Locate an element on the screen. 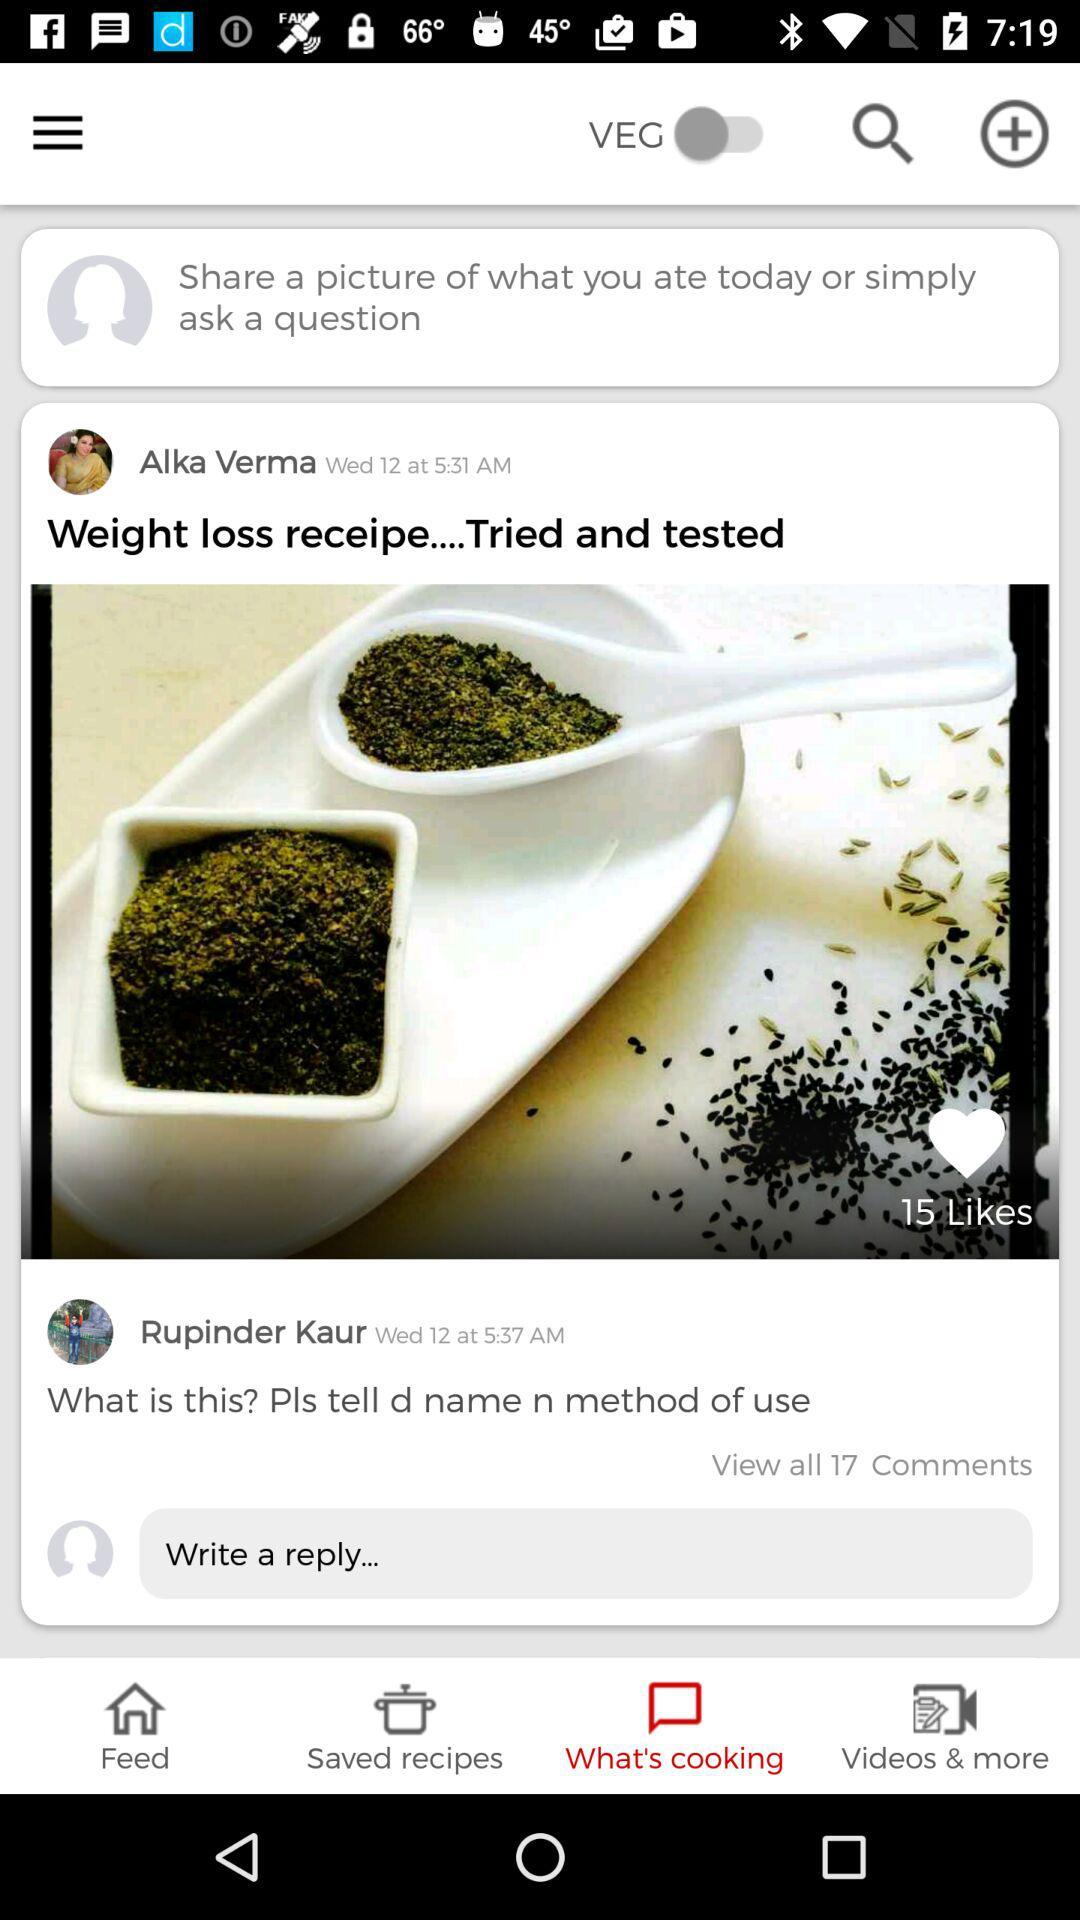 This screenshot has height=1920, width=1080. item next to the what's cooking icon is located at coordinates (405, 1725).